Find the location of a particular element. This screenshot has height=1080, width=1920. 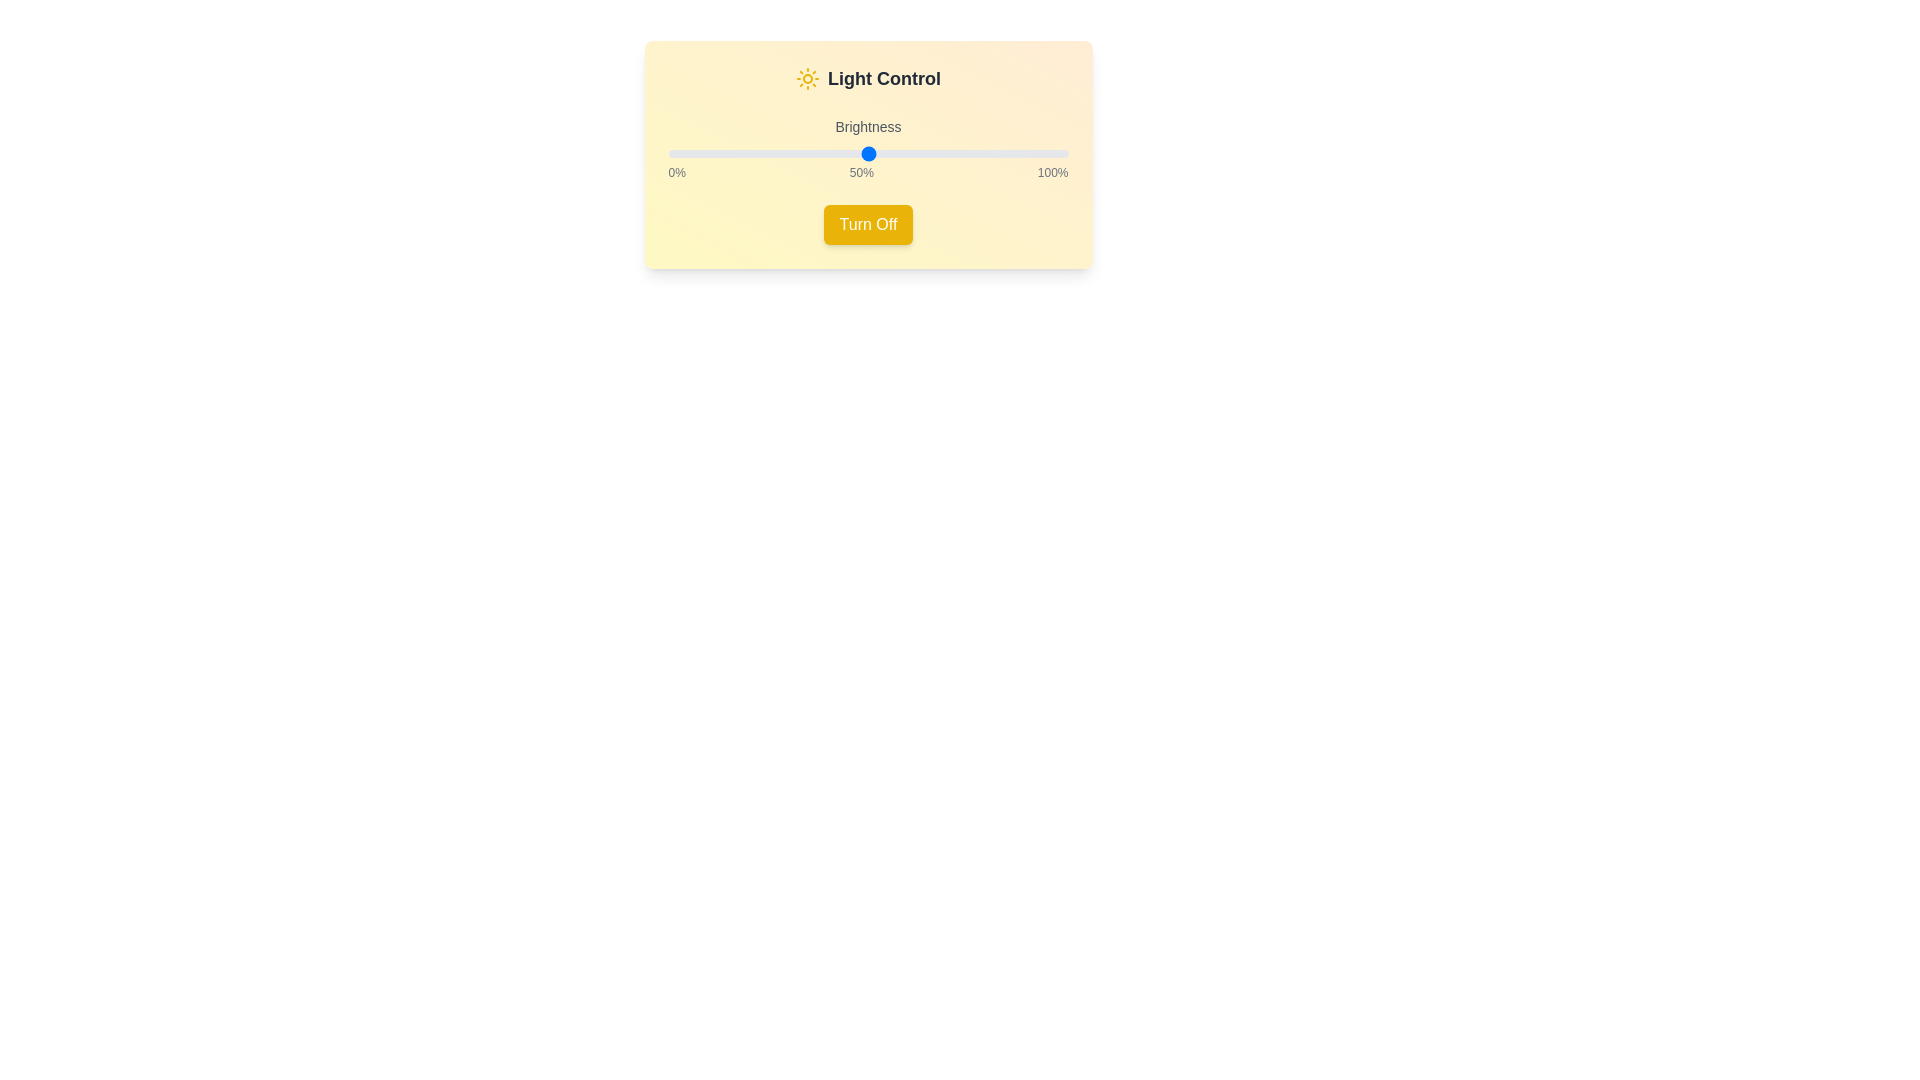

brightness is located at coordinates (1036, 153).